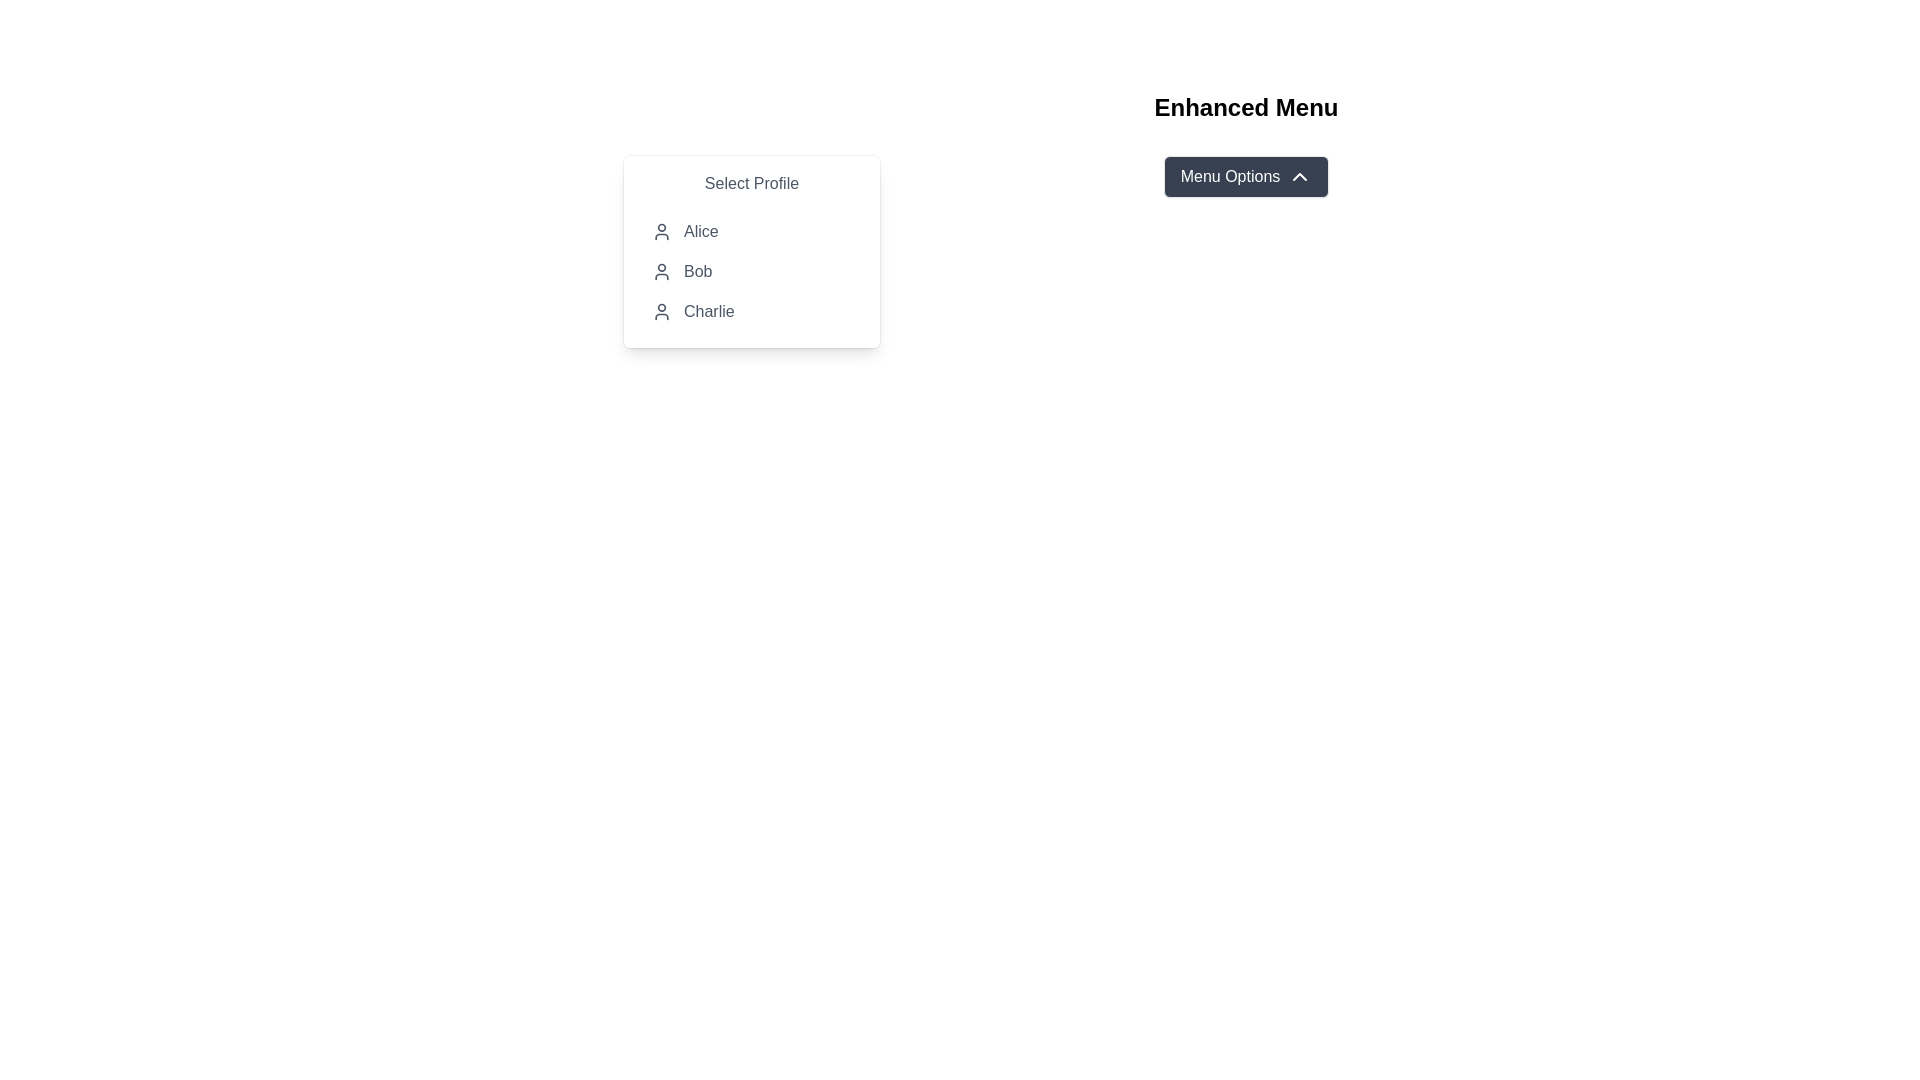 The width and height of the screenshot is (1920, 1080). Describe the element at coordinates (1300, 176) in the screenshot. I see `the chevron arrow icon indicating the expandable menu state, located to the right of the 'Menu Options' button` at that location.